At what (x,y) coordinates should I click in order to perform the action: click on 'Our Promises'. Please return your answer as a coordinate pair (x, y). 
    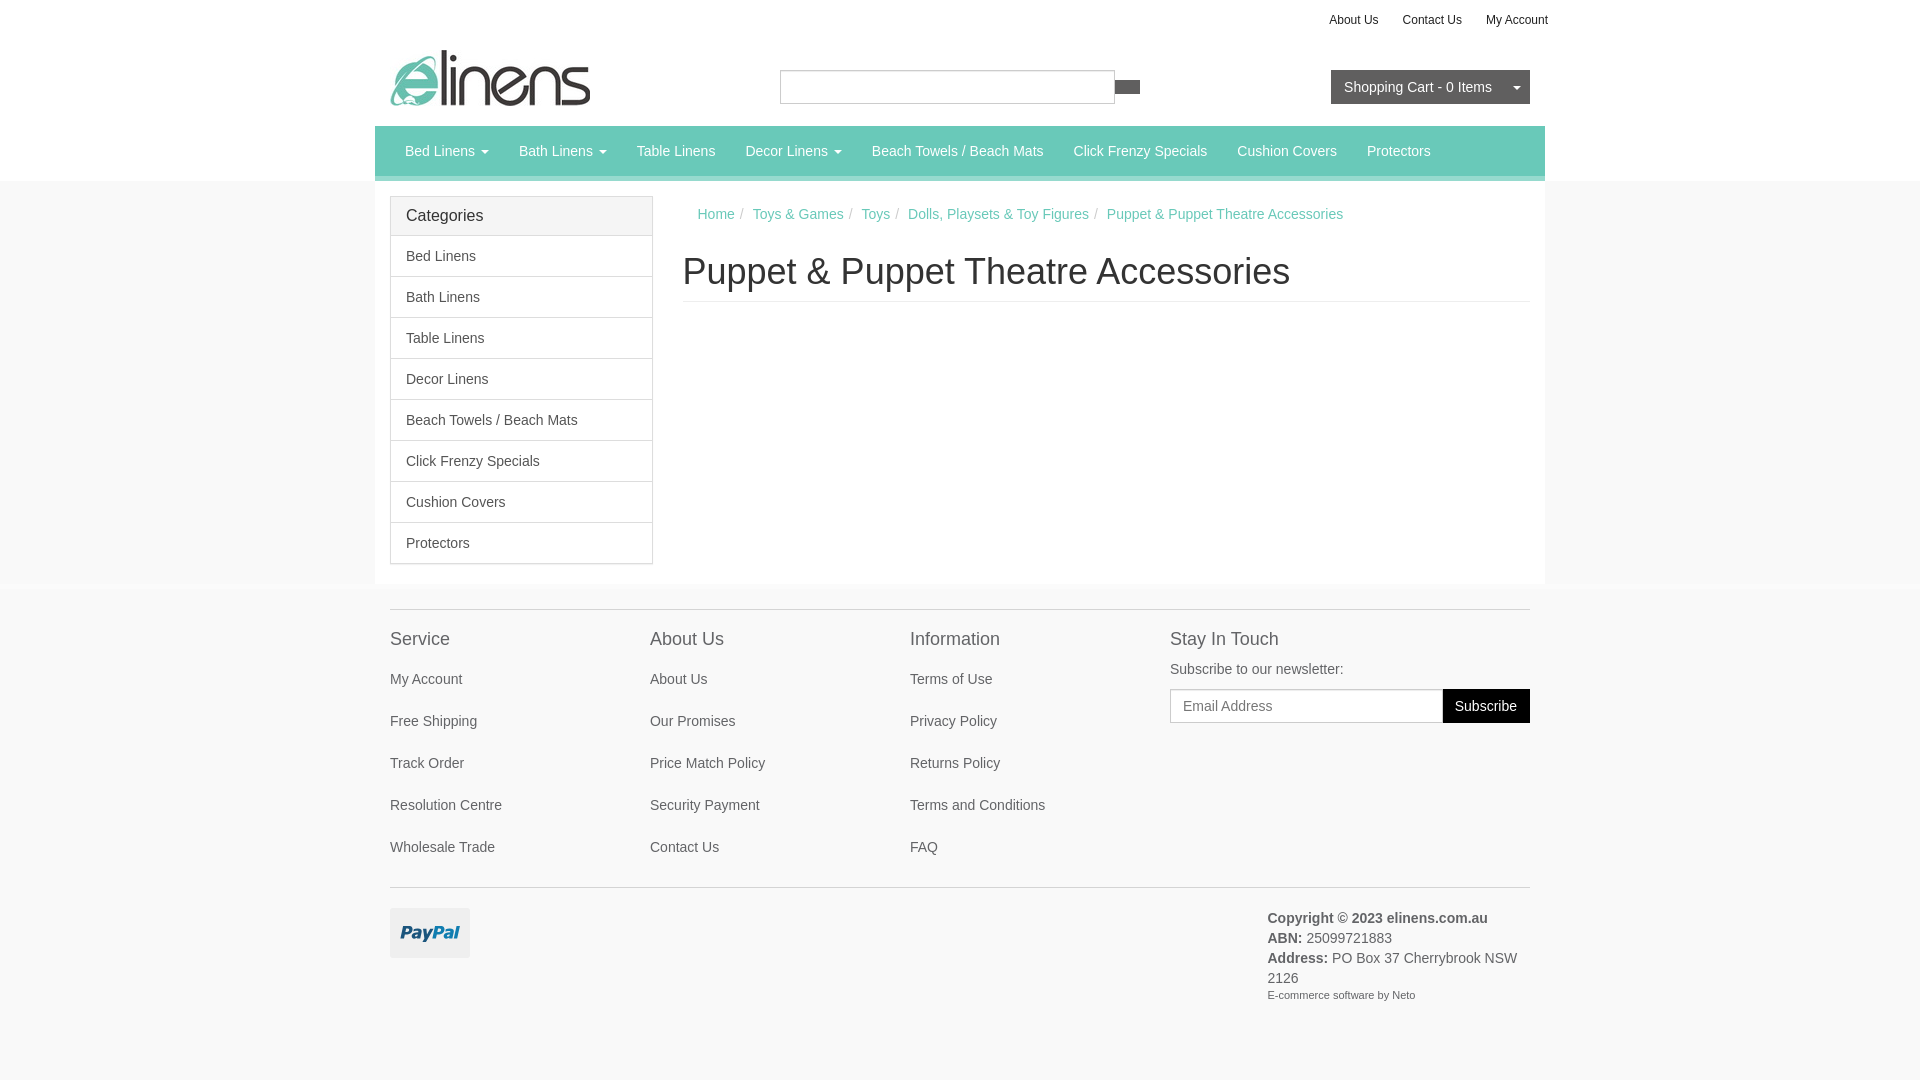
    Looking at the image, I should click on (756, 721).